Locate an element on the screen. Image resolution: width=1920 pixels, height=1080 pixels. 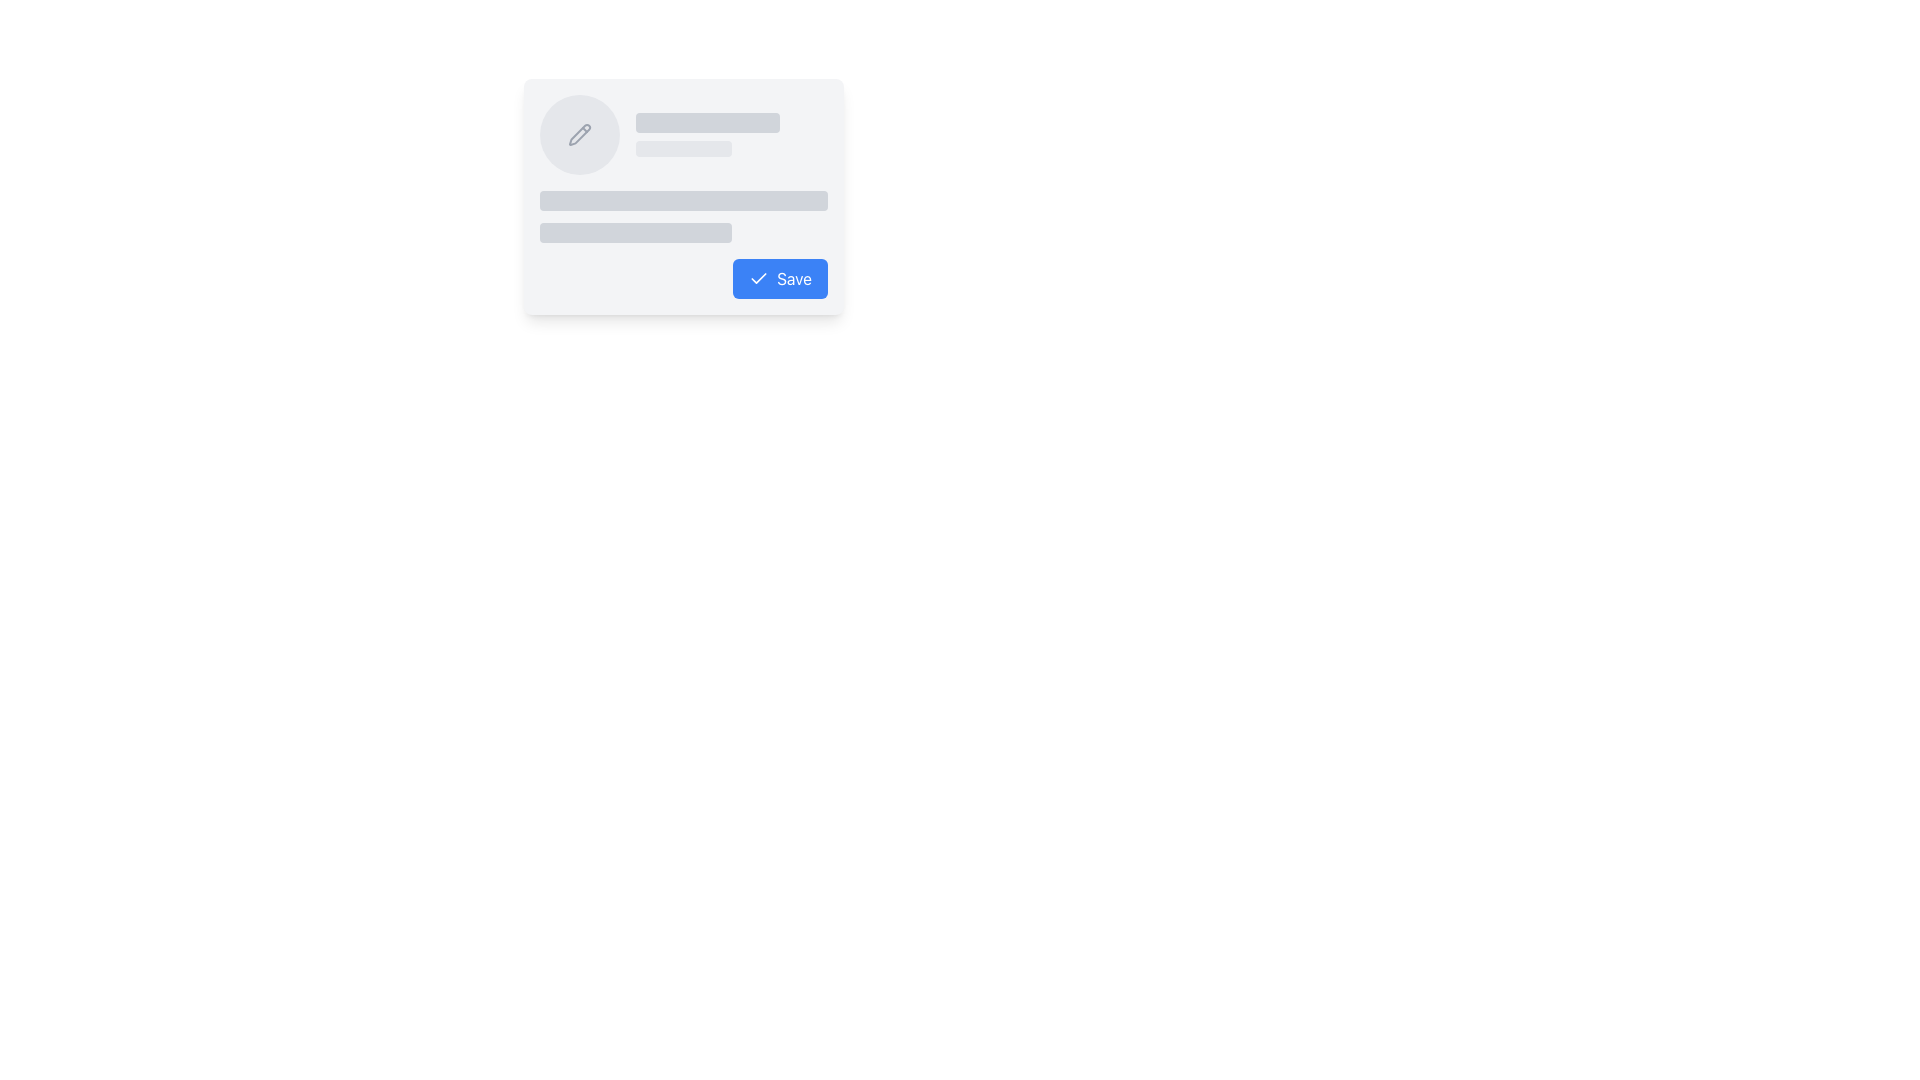
the pencil icon located at the top-left corner of the larger frame is located at coordinates (579, 135).